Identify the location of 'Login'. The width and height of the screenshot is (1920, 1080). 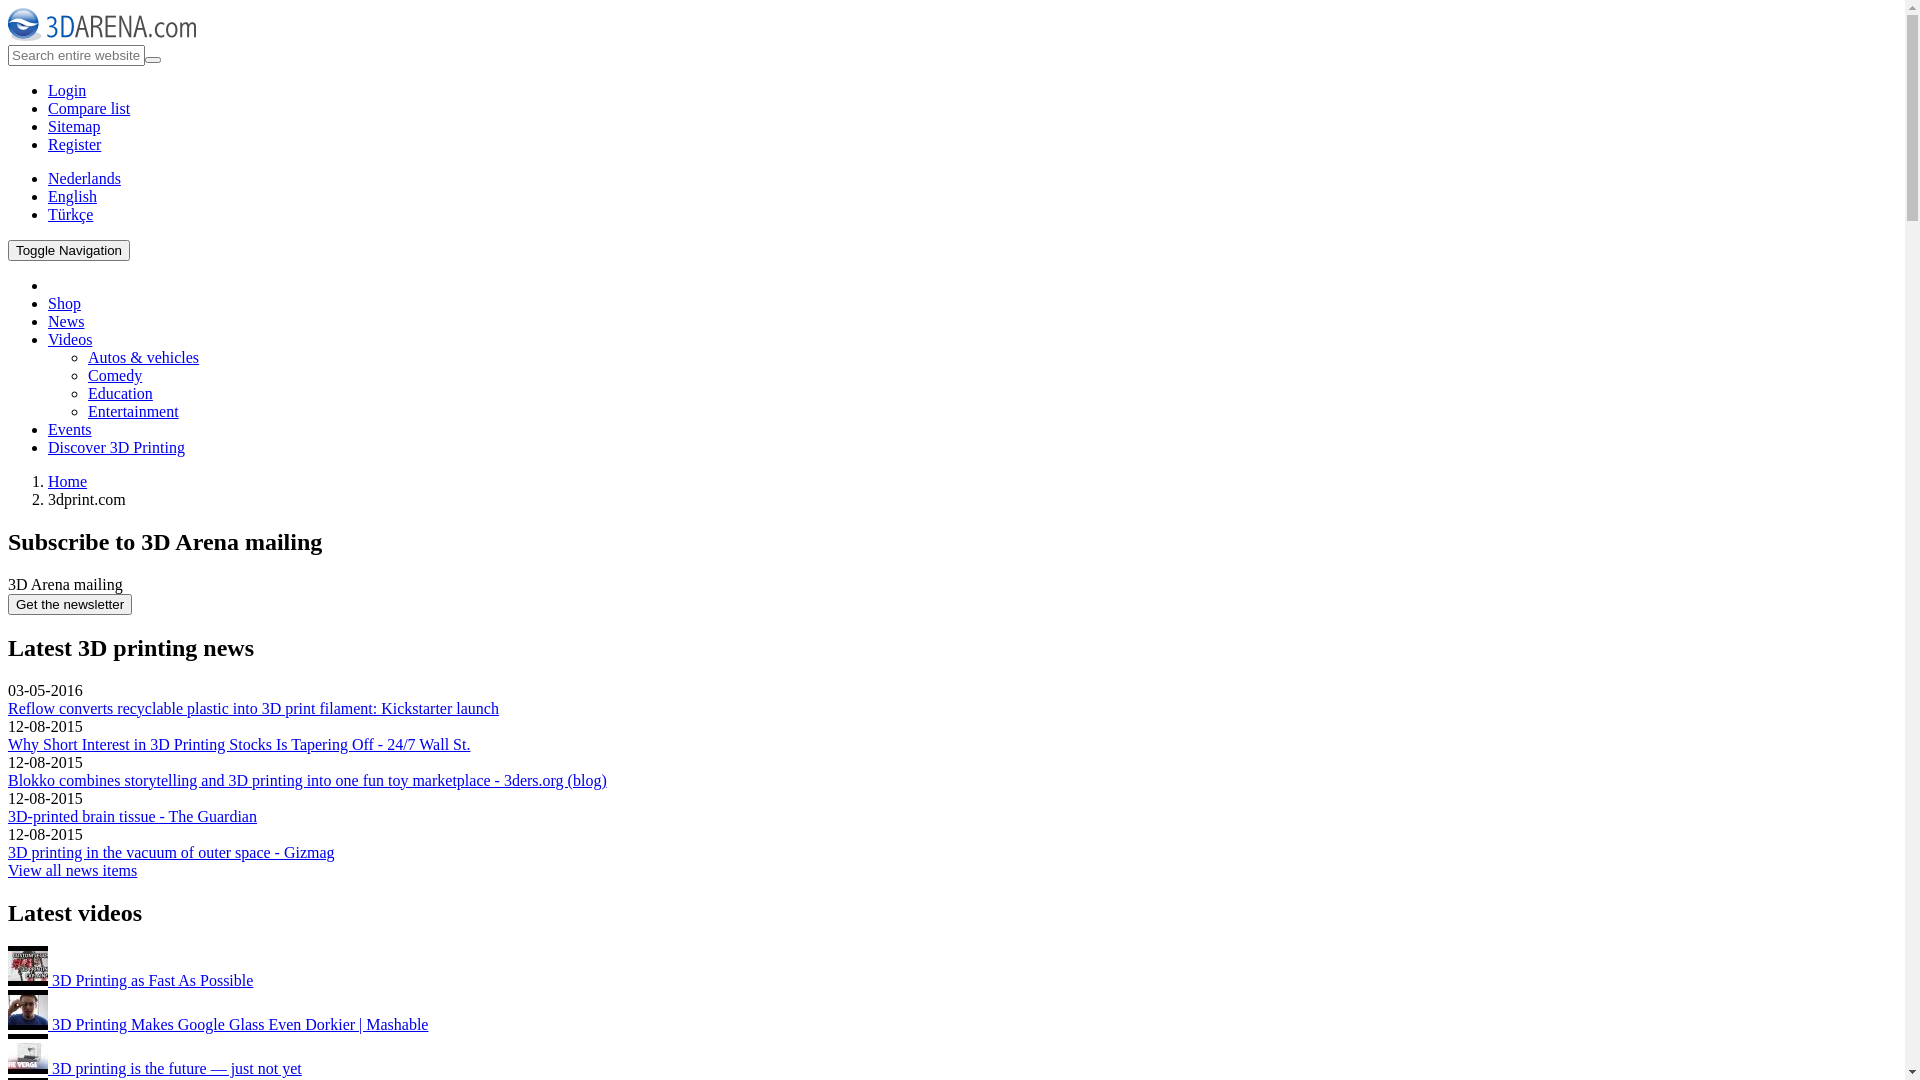
(48, 90).